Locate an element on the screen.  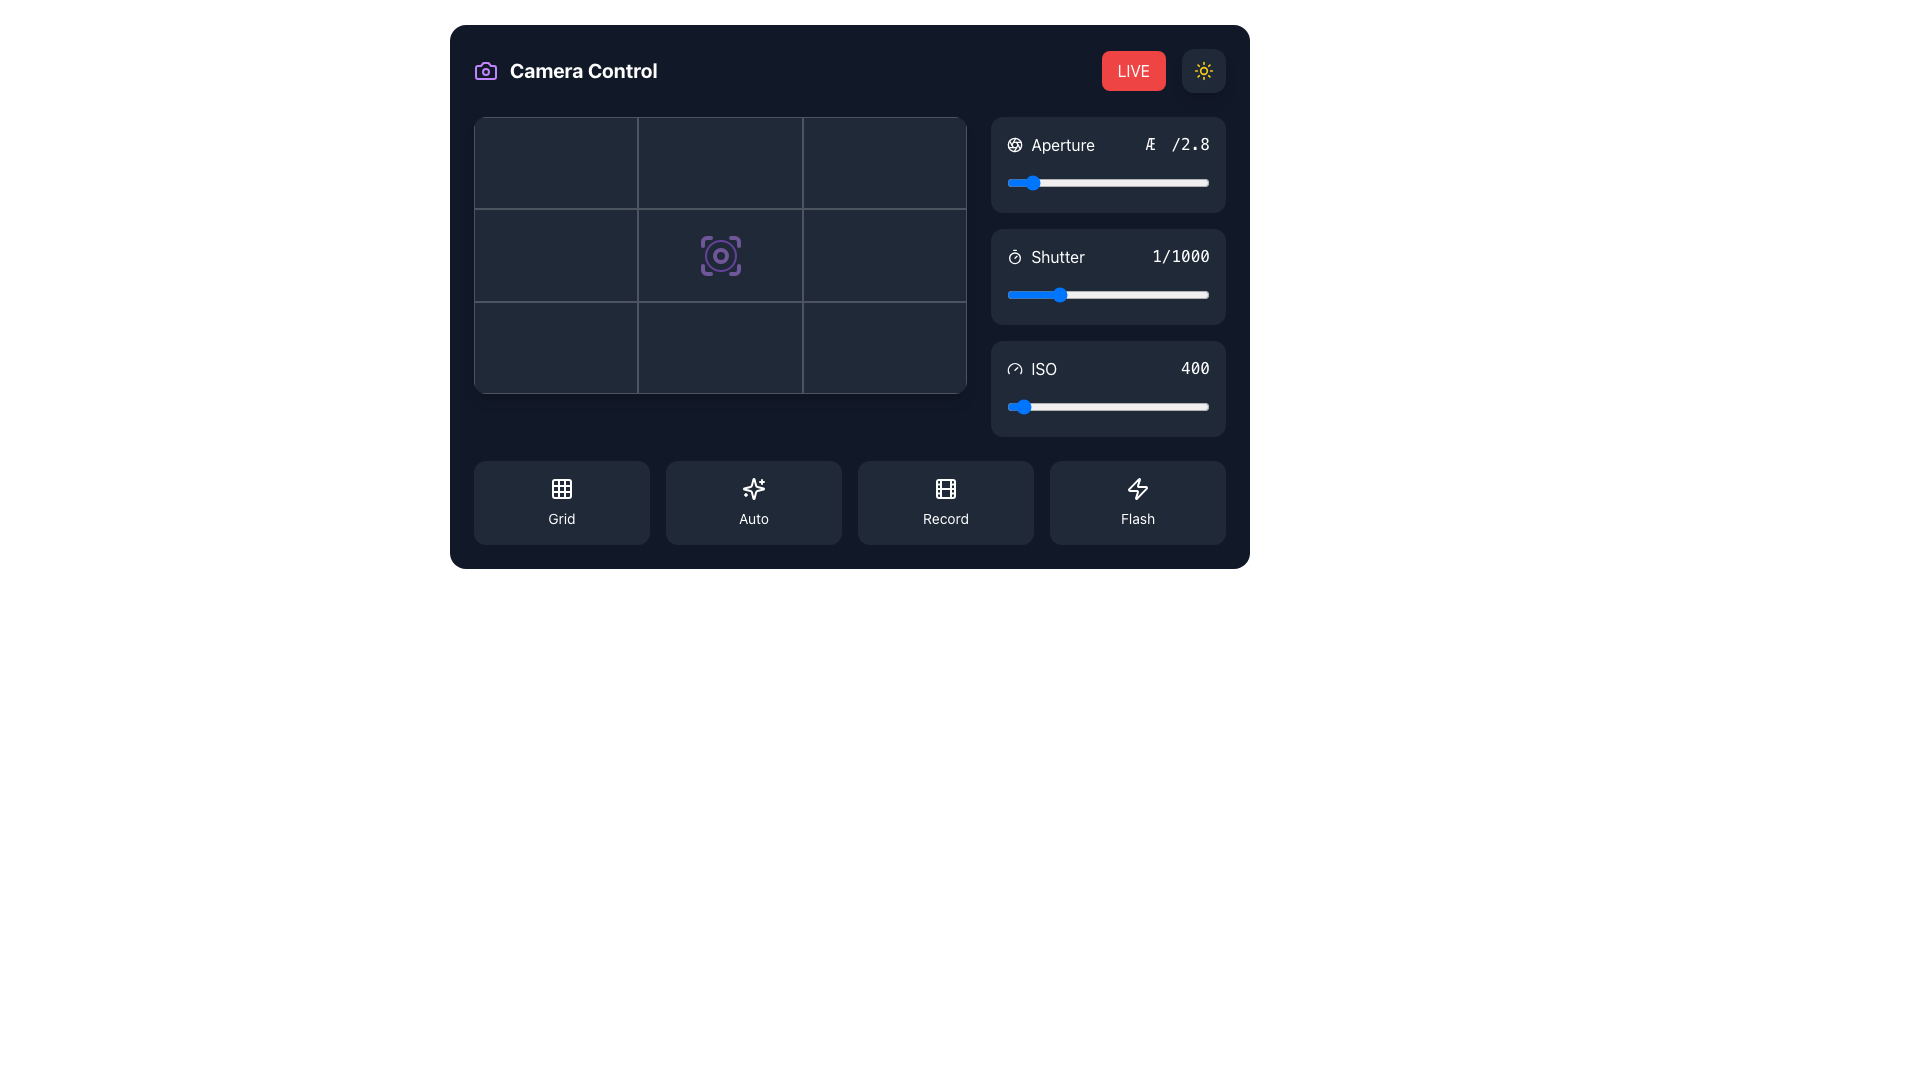
text label displaying 'Shutter', which is positioned below the 'Aperture' section in the settings list is located at coordinates (1045, 256).